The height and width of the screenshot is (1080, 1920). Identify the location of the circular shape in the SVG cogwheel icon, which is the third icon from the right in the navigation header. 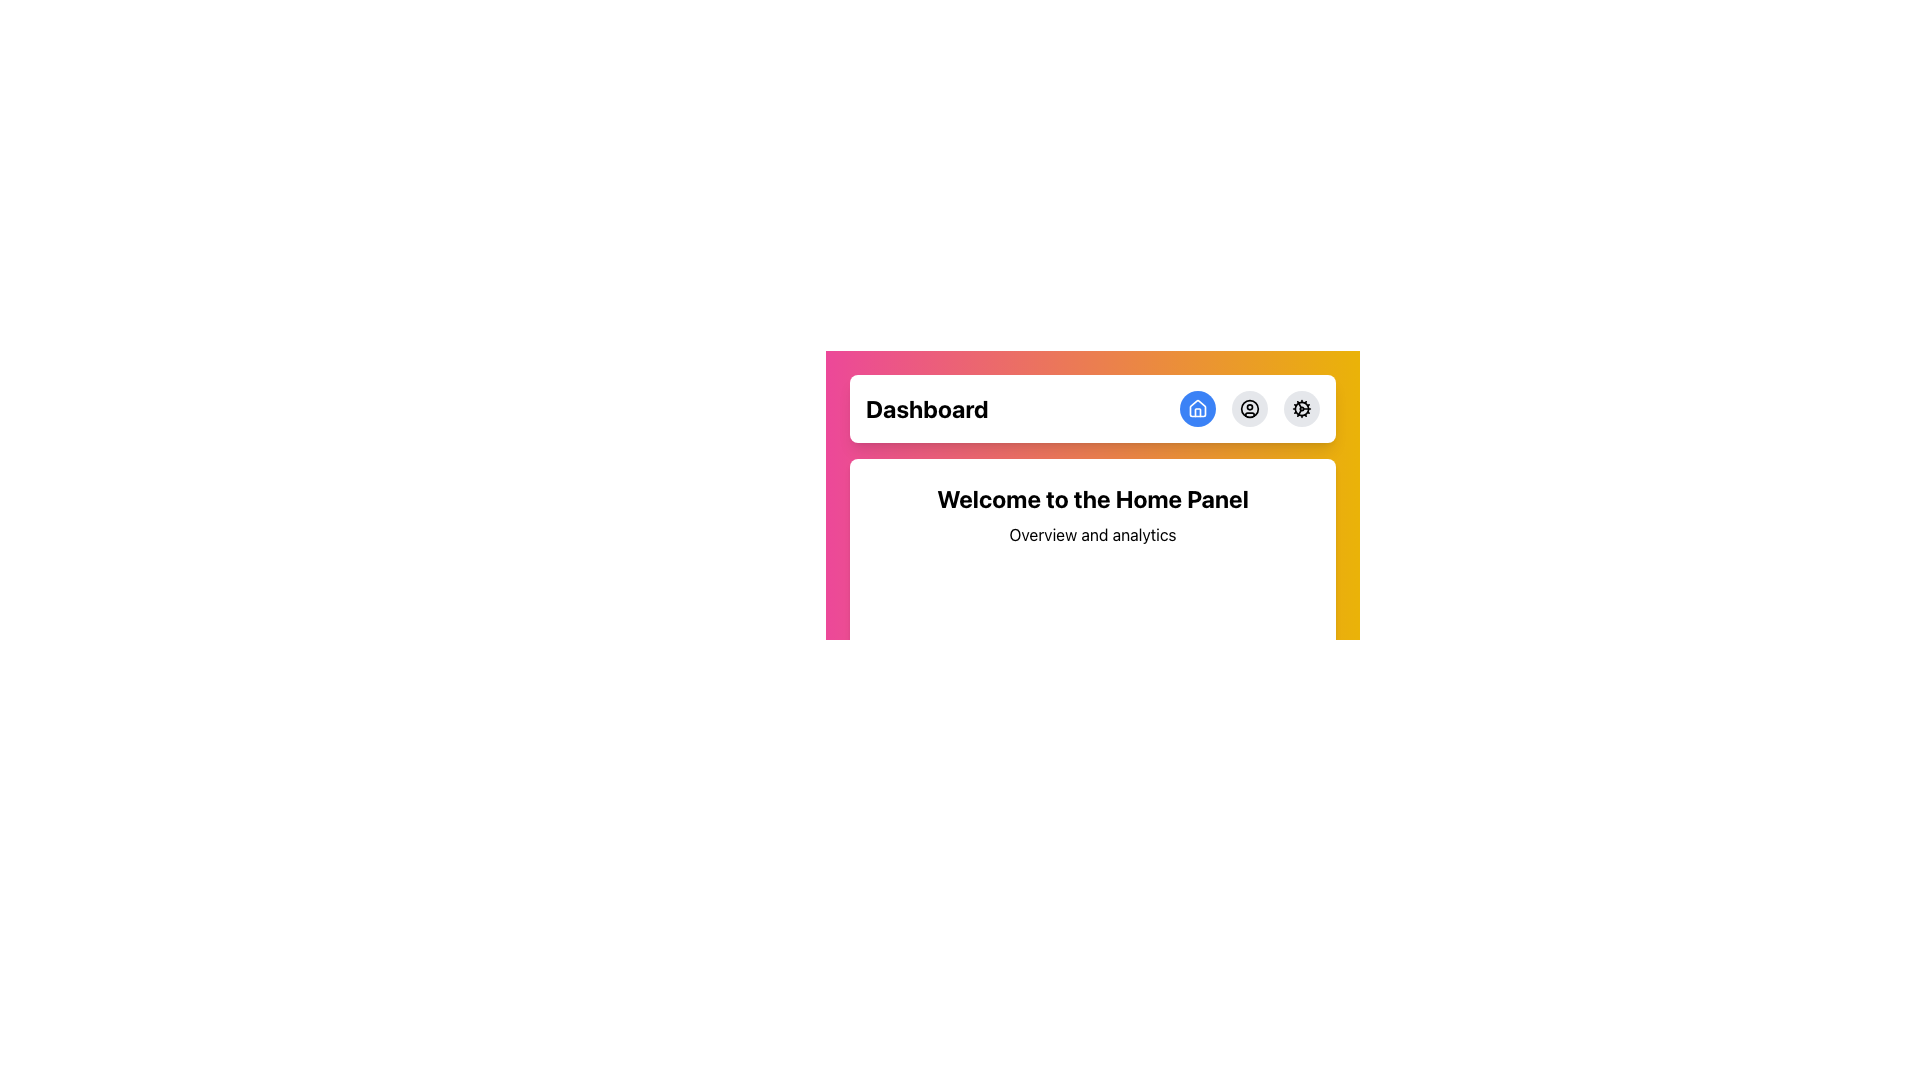
(1301, 407).